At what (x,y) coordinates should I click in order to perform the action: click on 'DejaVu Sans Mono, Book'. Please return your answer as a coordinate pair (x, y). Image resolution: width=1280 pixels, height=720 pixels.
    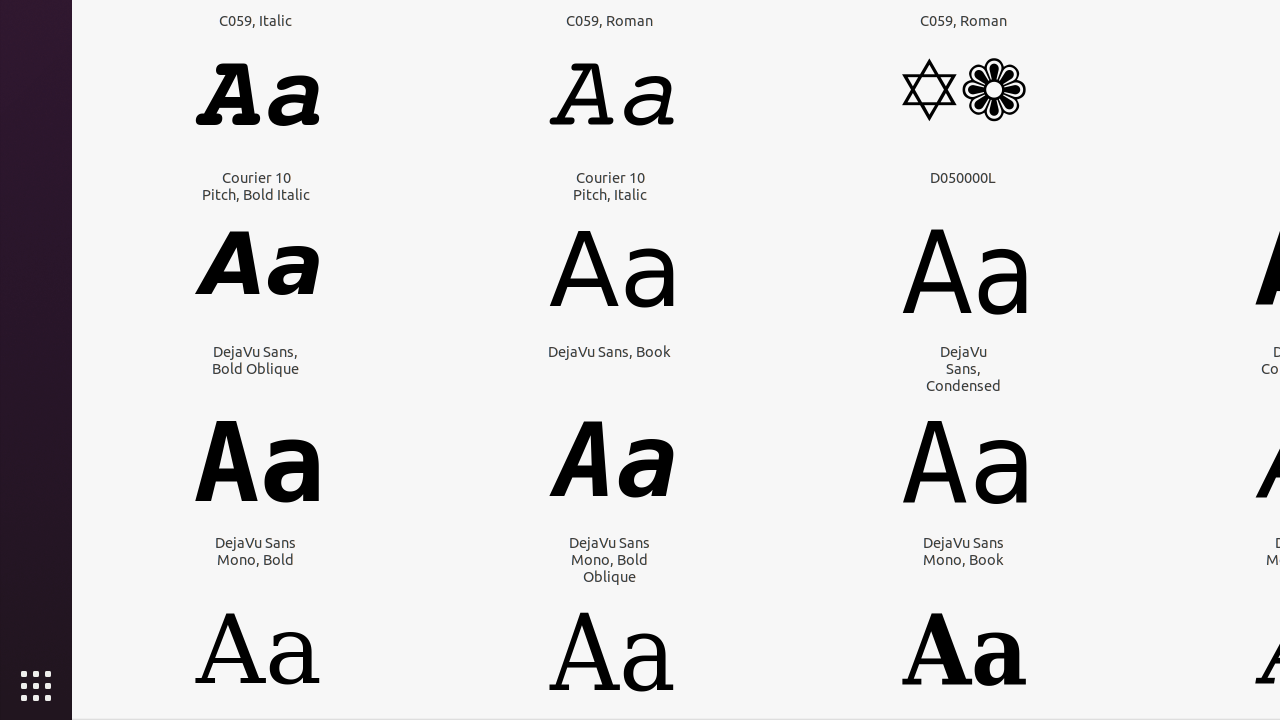
    Looking at the image, I should click on (963, 551).